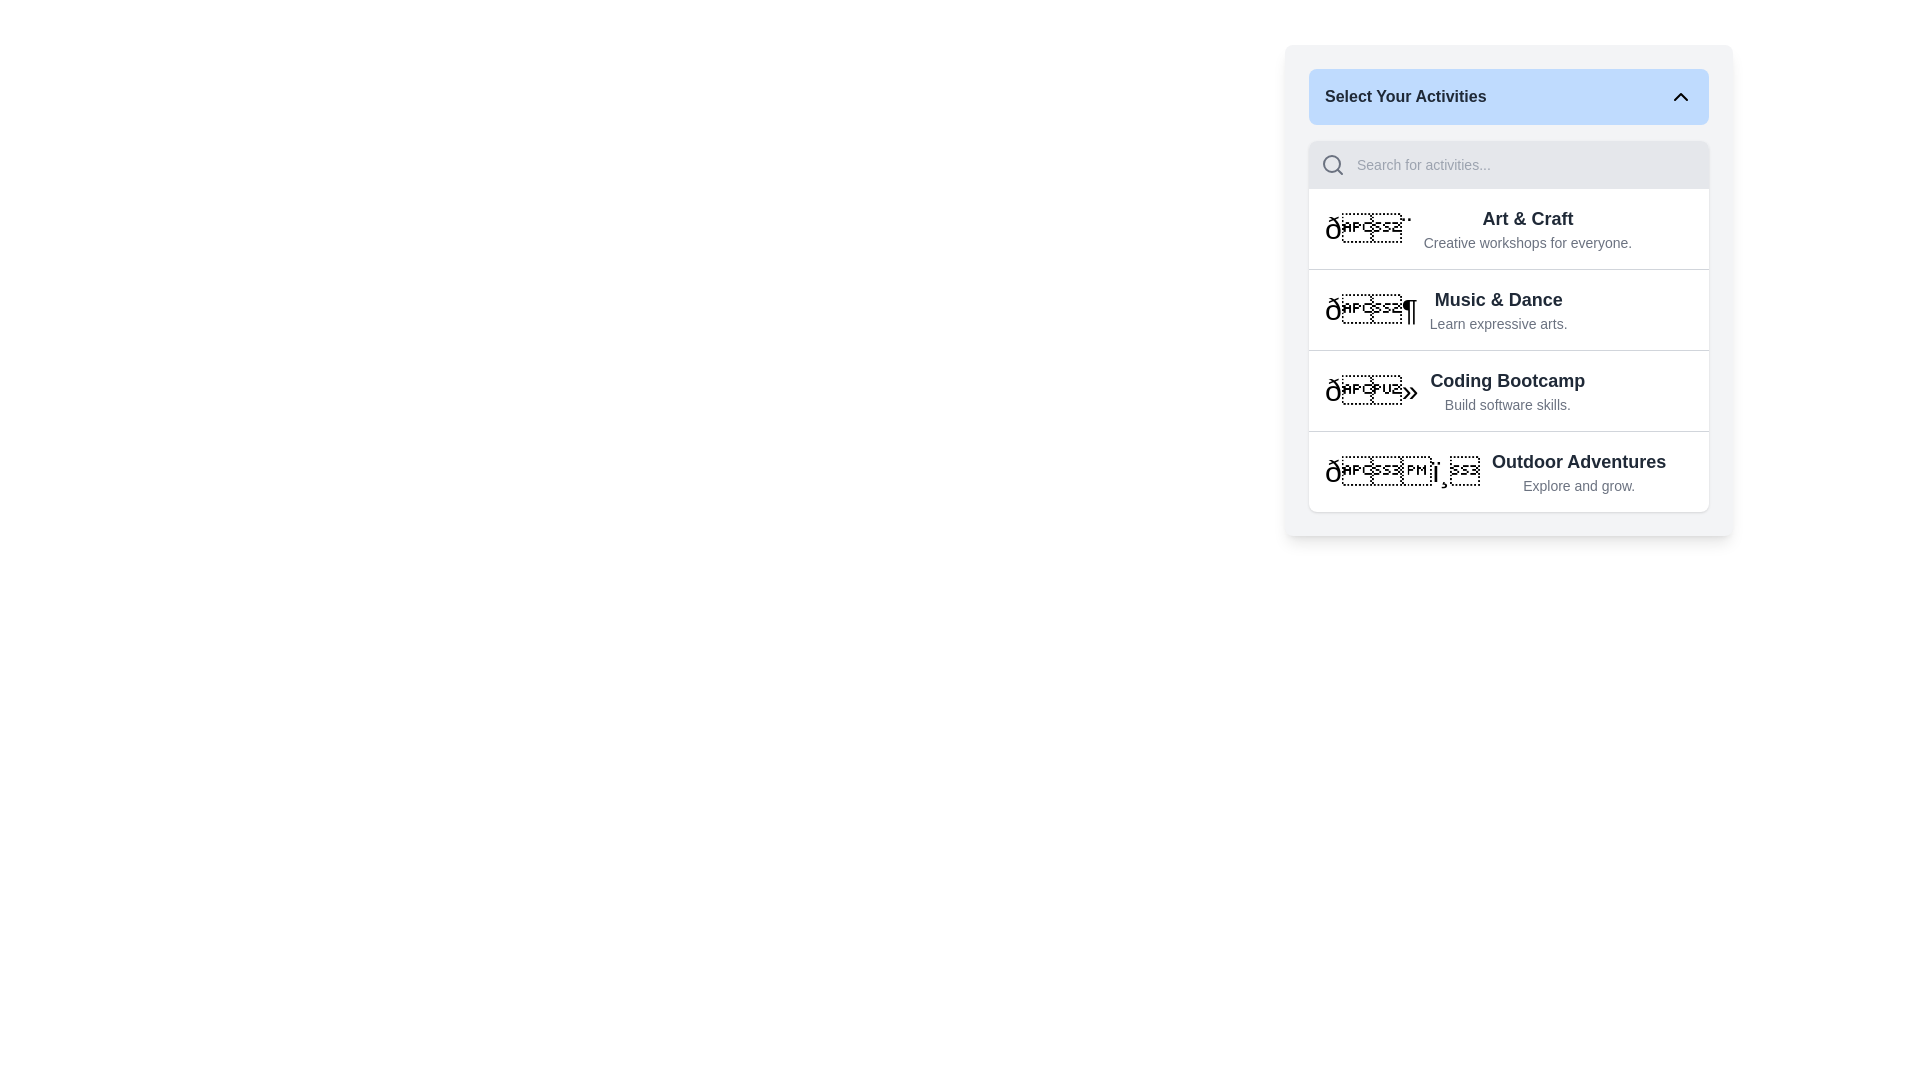  What do you see at coordinates (1401, 471) in the screenshot?
I see `the decorative icon located to the left of 'Outdoor Adventures' in the fourth row of the list to focus on the associated row` at bounding box center [1401, 471].